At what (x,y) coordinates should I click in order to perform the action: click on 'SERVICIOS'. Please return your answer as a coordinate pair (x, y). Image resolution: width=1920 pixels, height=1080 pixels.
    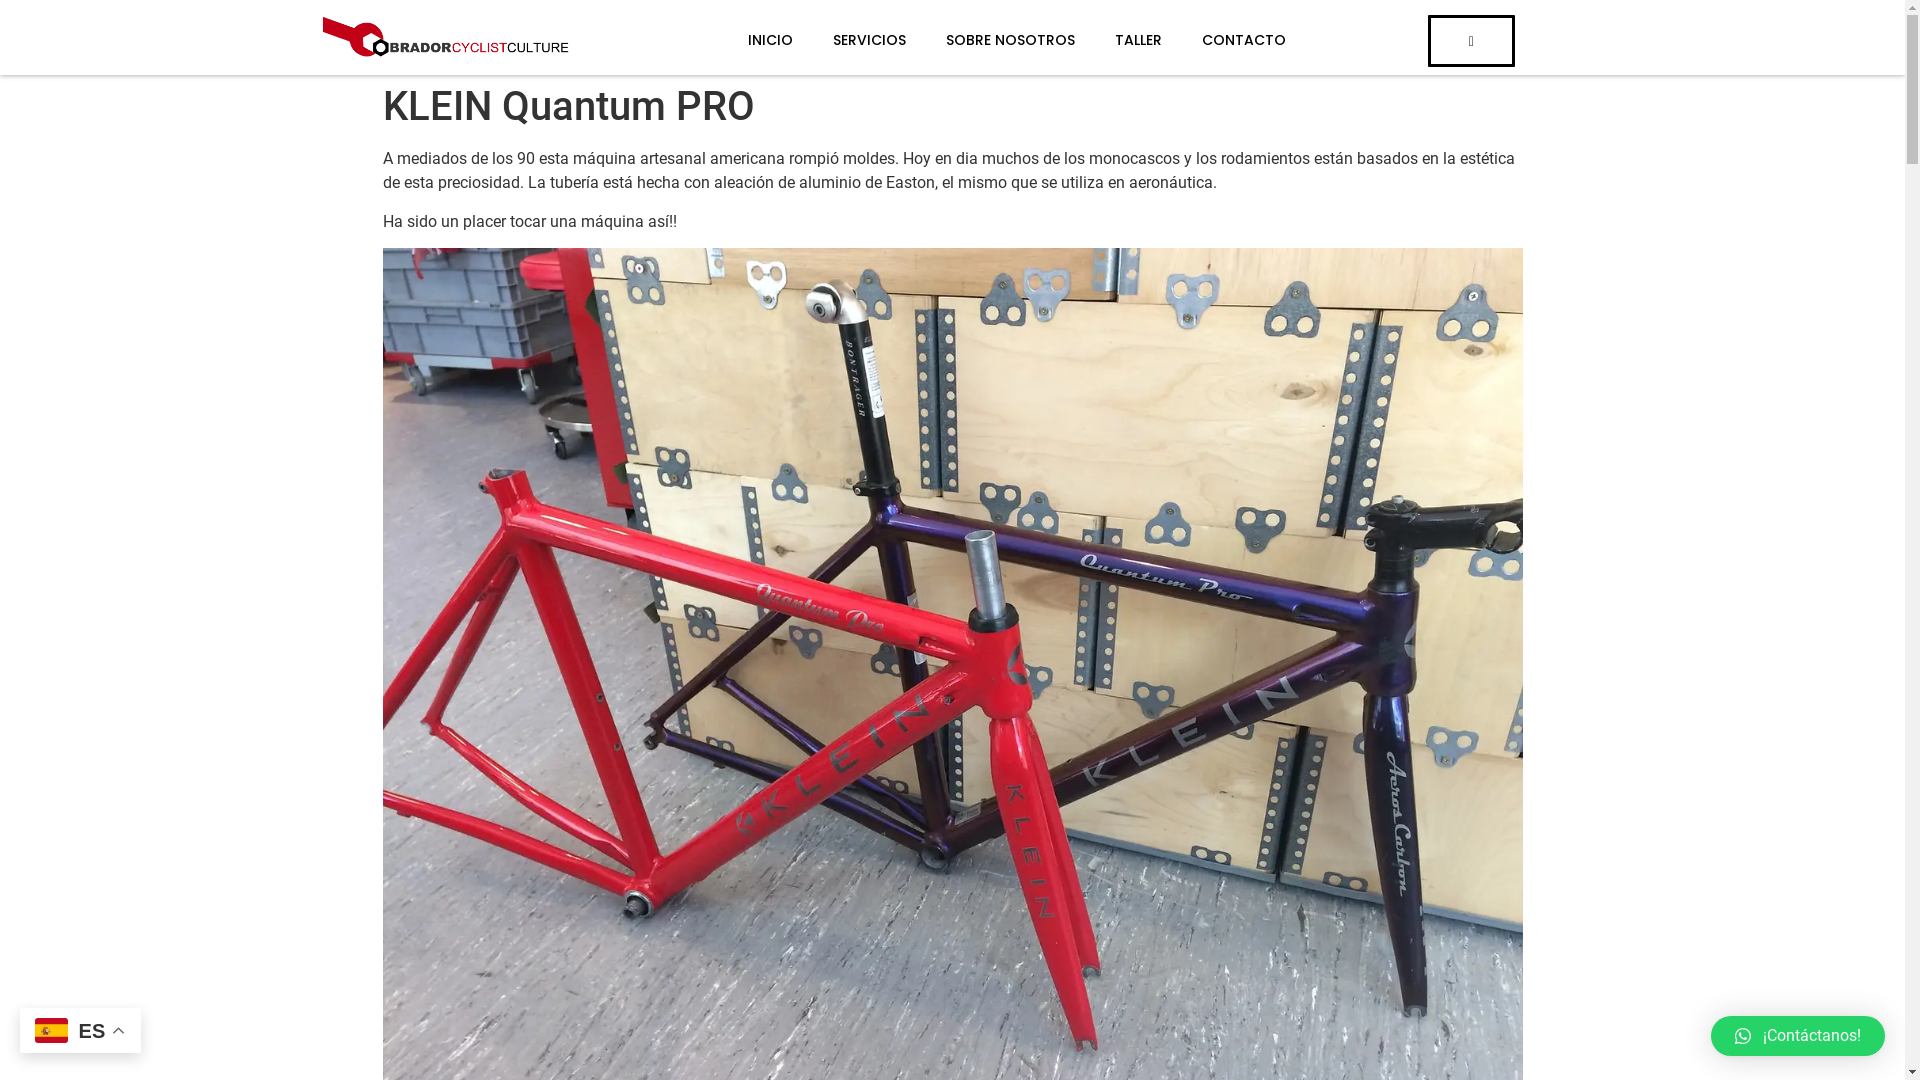
    Looking at the image, I should click on (849, 40).